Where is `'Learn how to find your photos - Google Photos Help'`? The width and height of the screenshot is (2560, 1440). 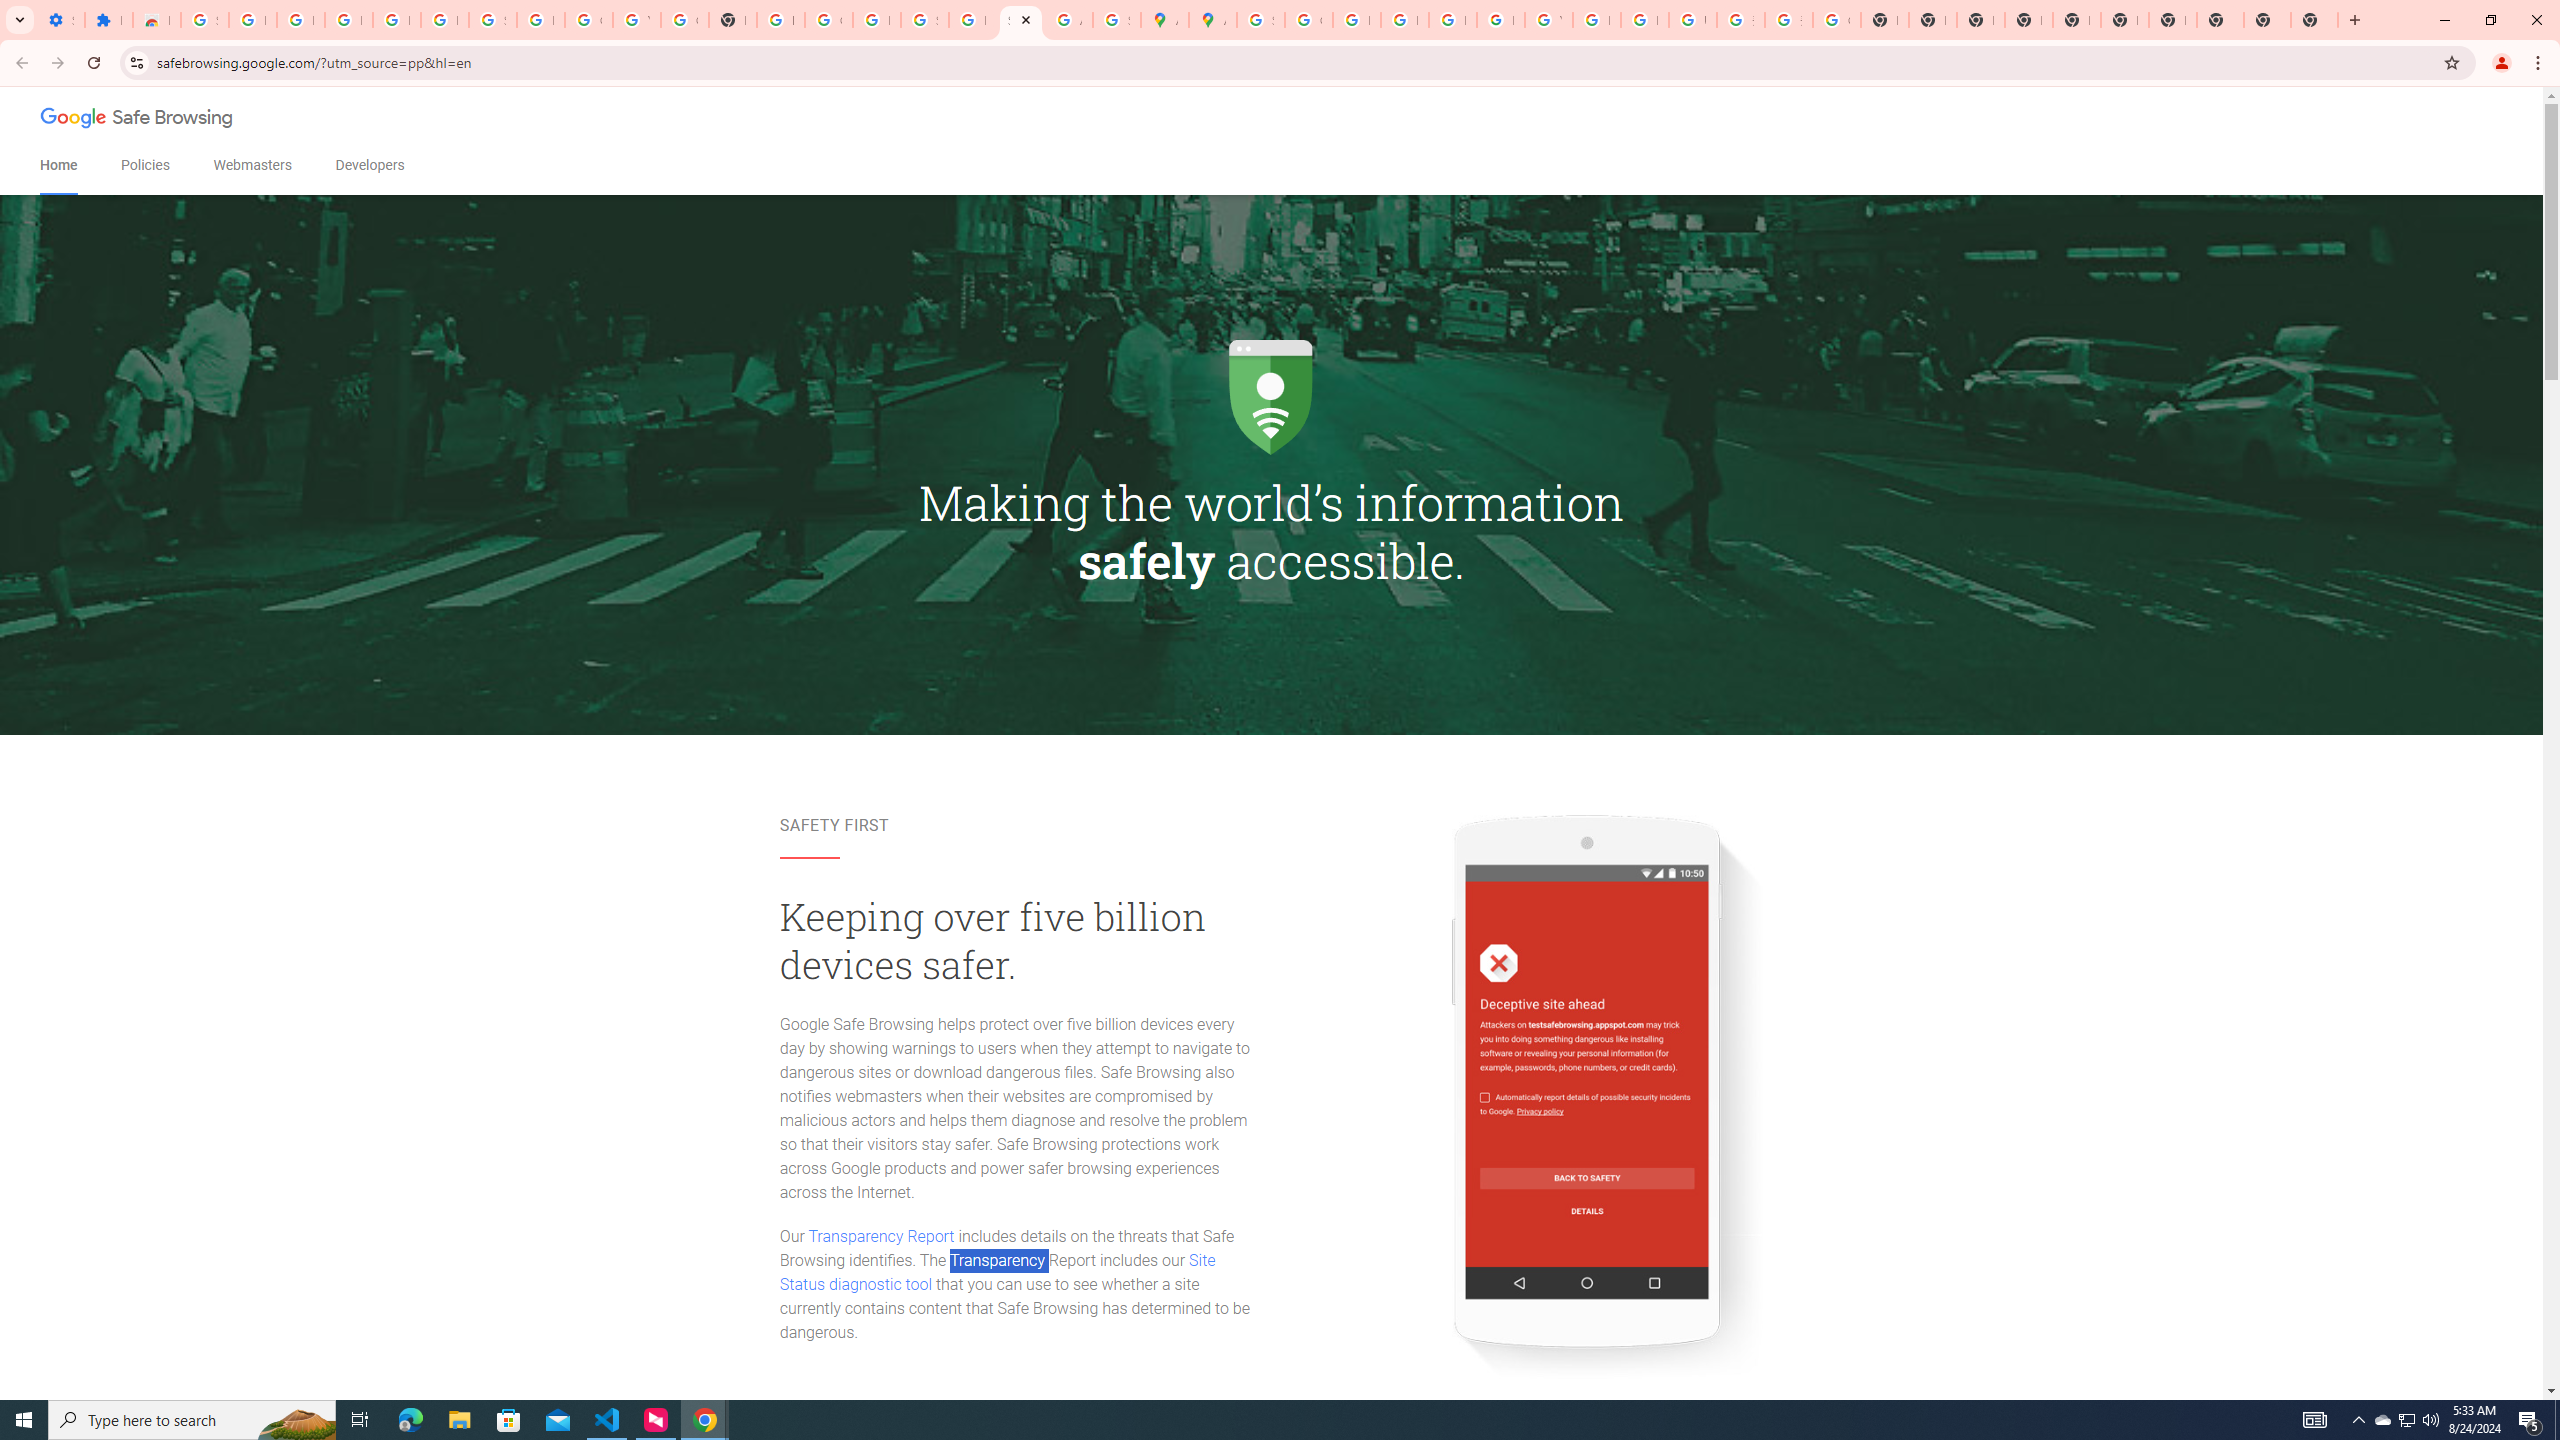
'Learn how to find your photos - Google Photos Help' is located at coordinates (395, 19).